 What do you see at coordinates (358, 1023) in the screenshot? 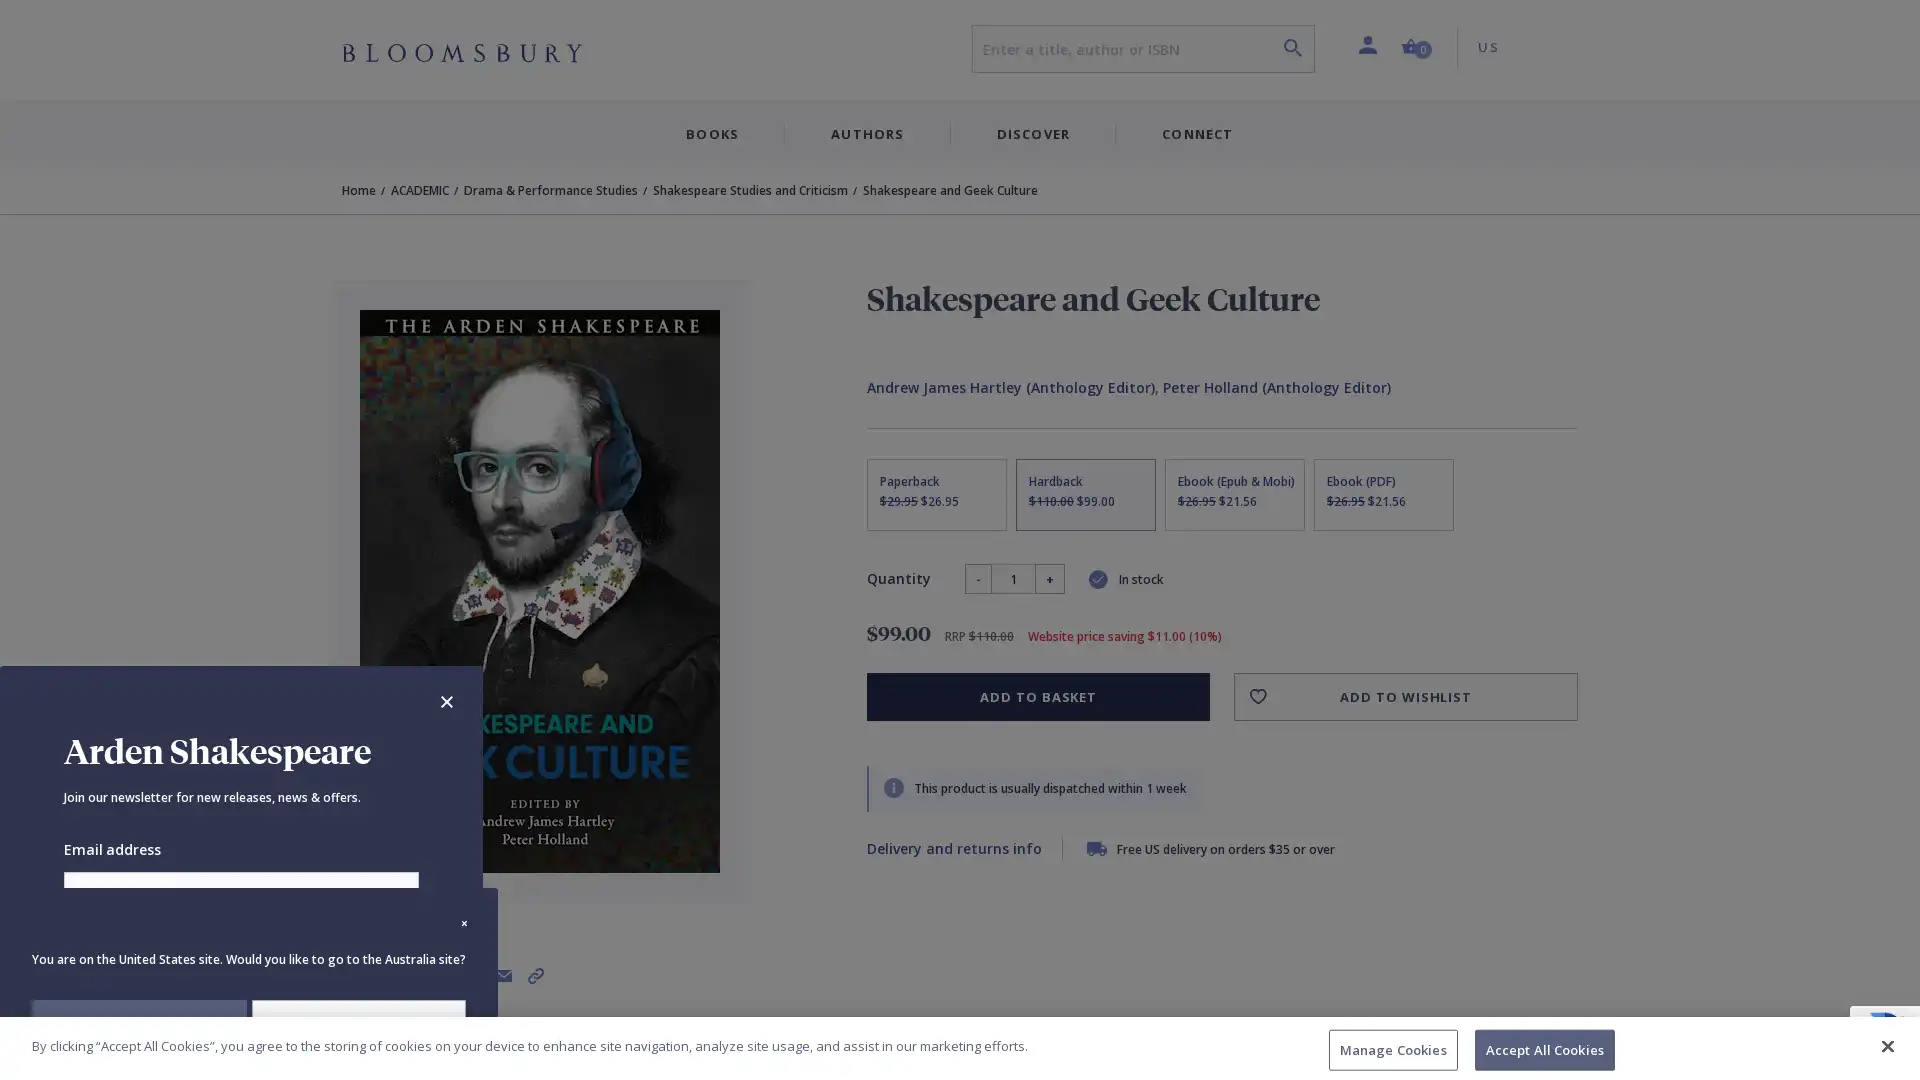
I see `REDIRECT` at bounding box center [358, 1023].